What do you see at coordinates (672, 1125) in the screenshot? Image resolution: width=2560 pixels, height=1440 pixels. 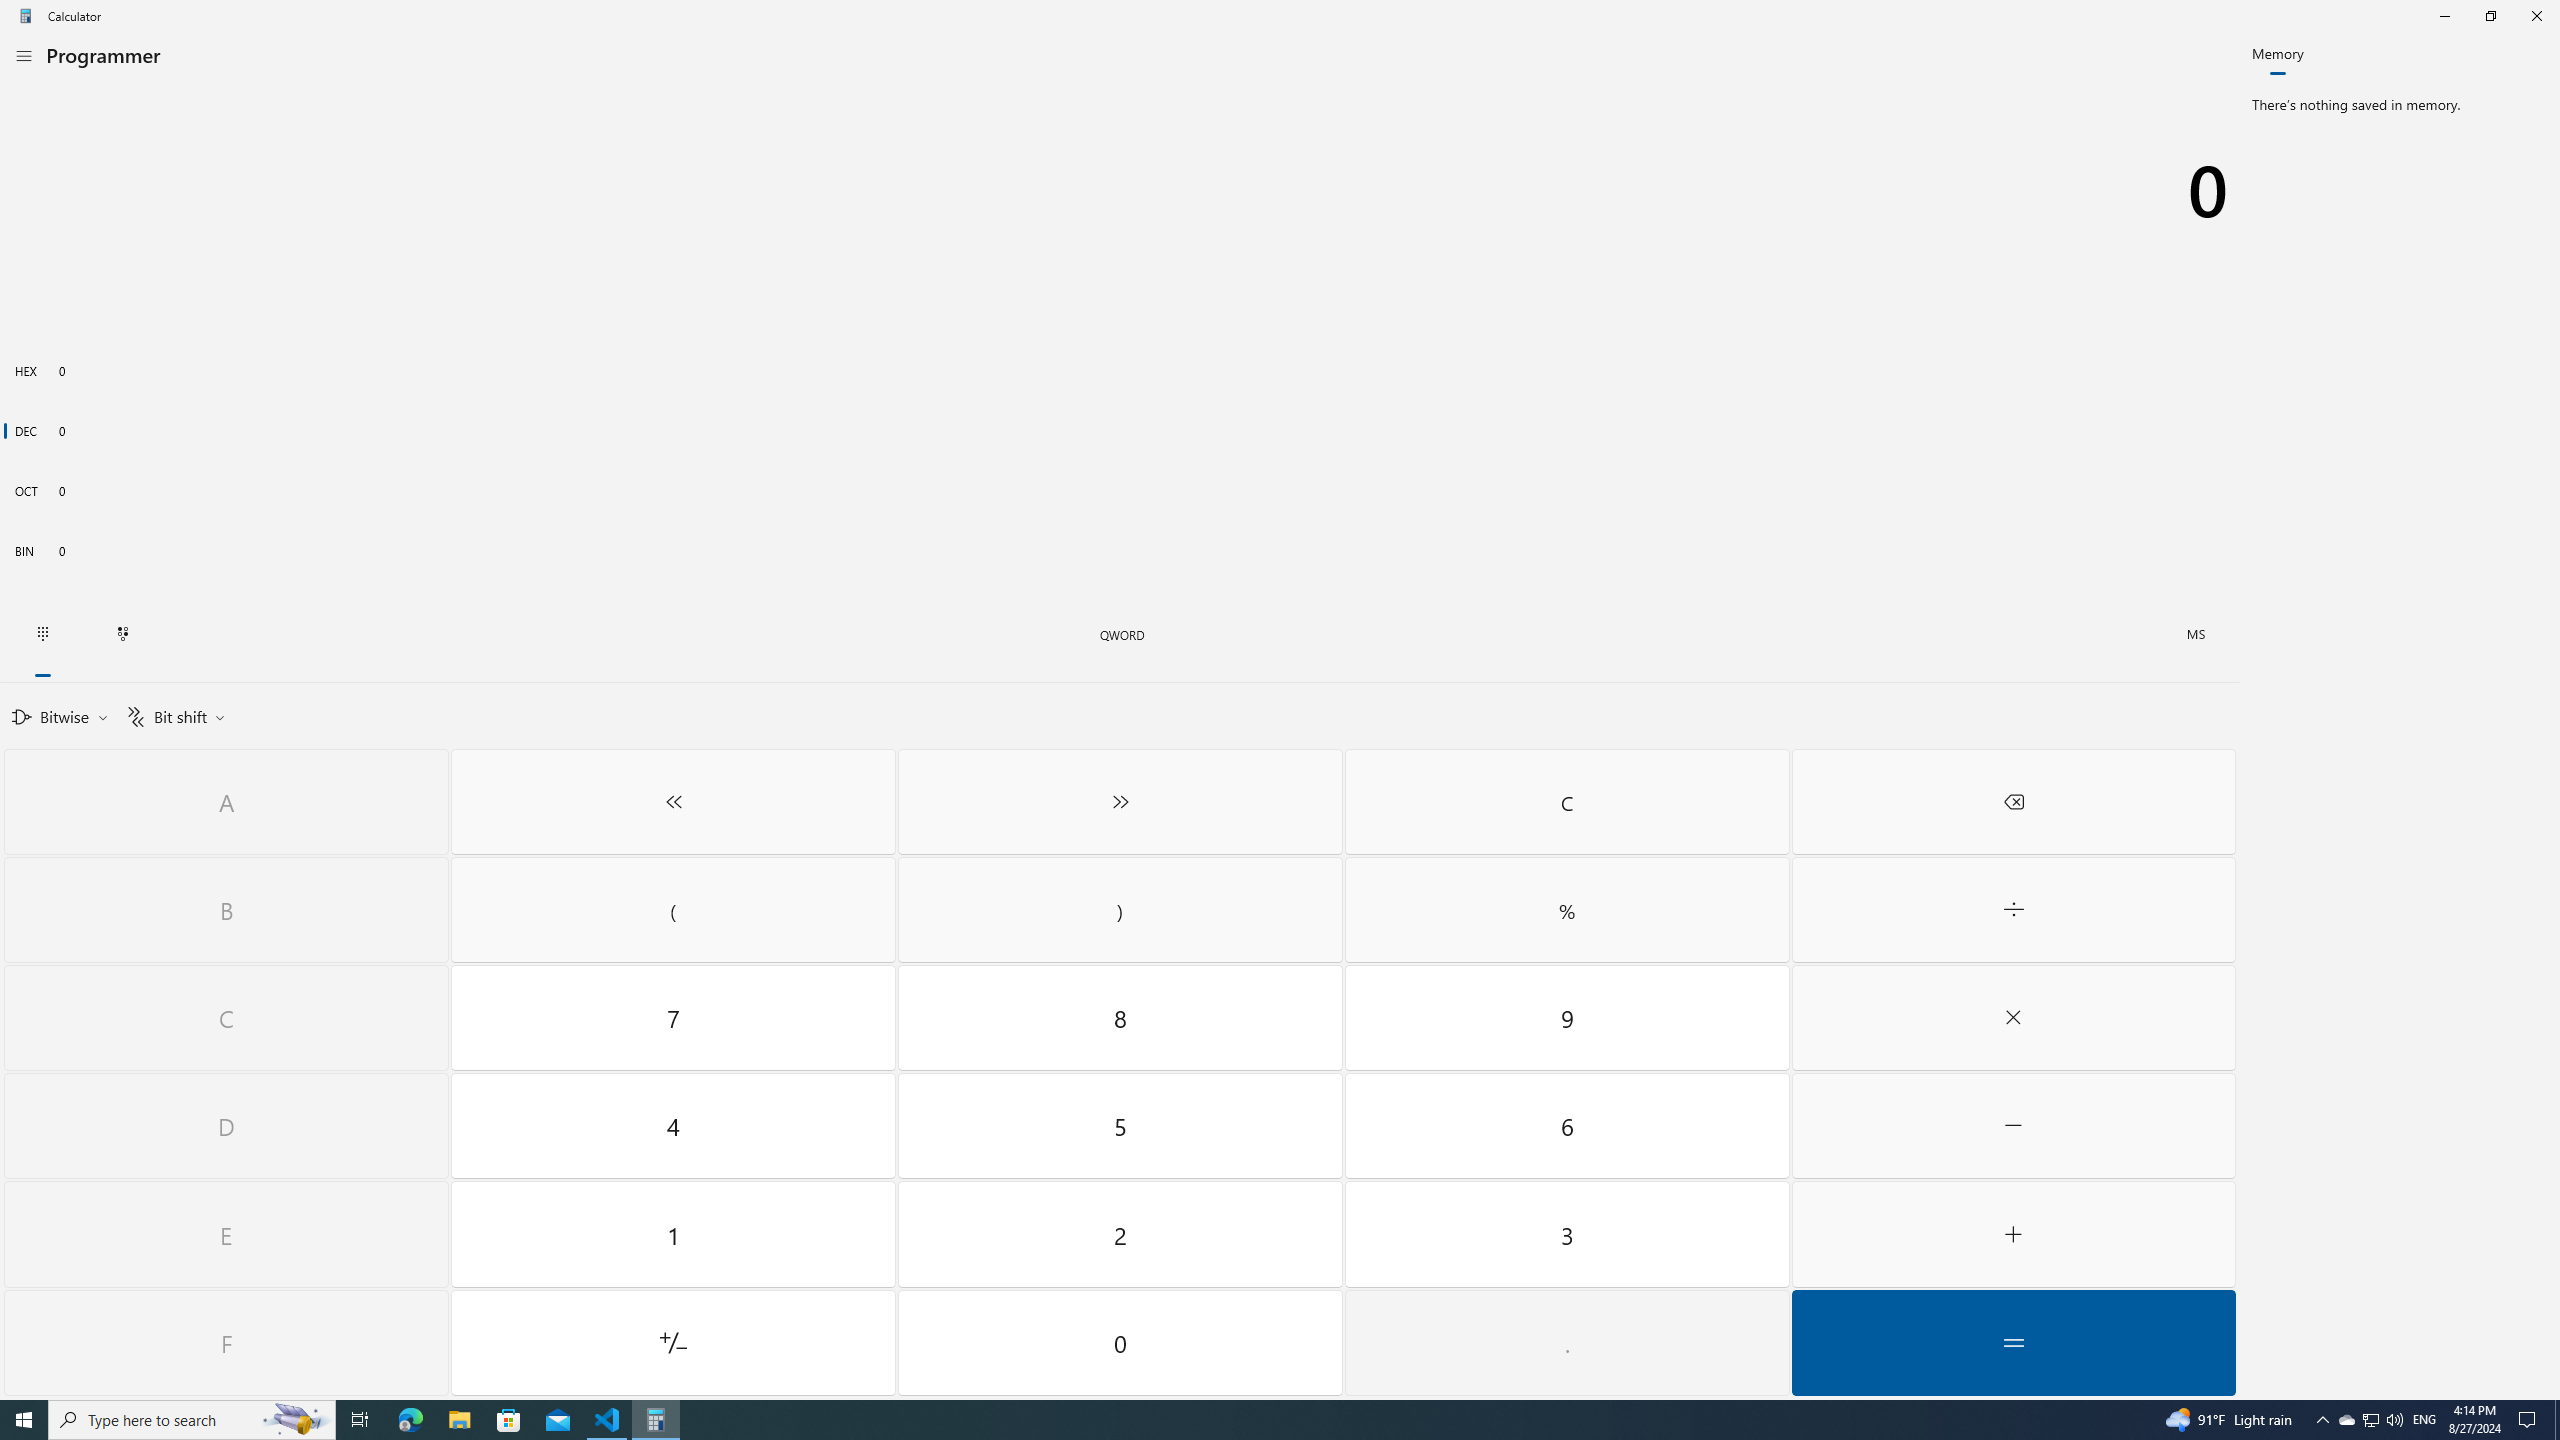 I see `'Four'` at bounding box center [672, 1125].